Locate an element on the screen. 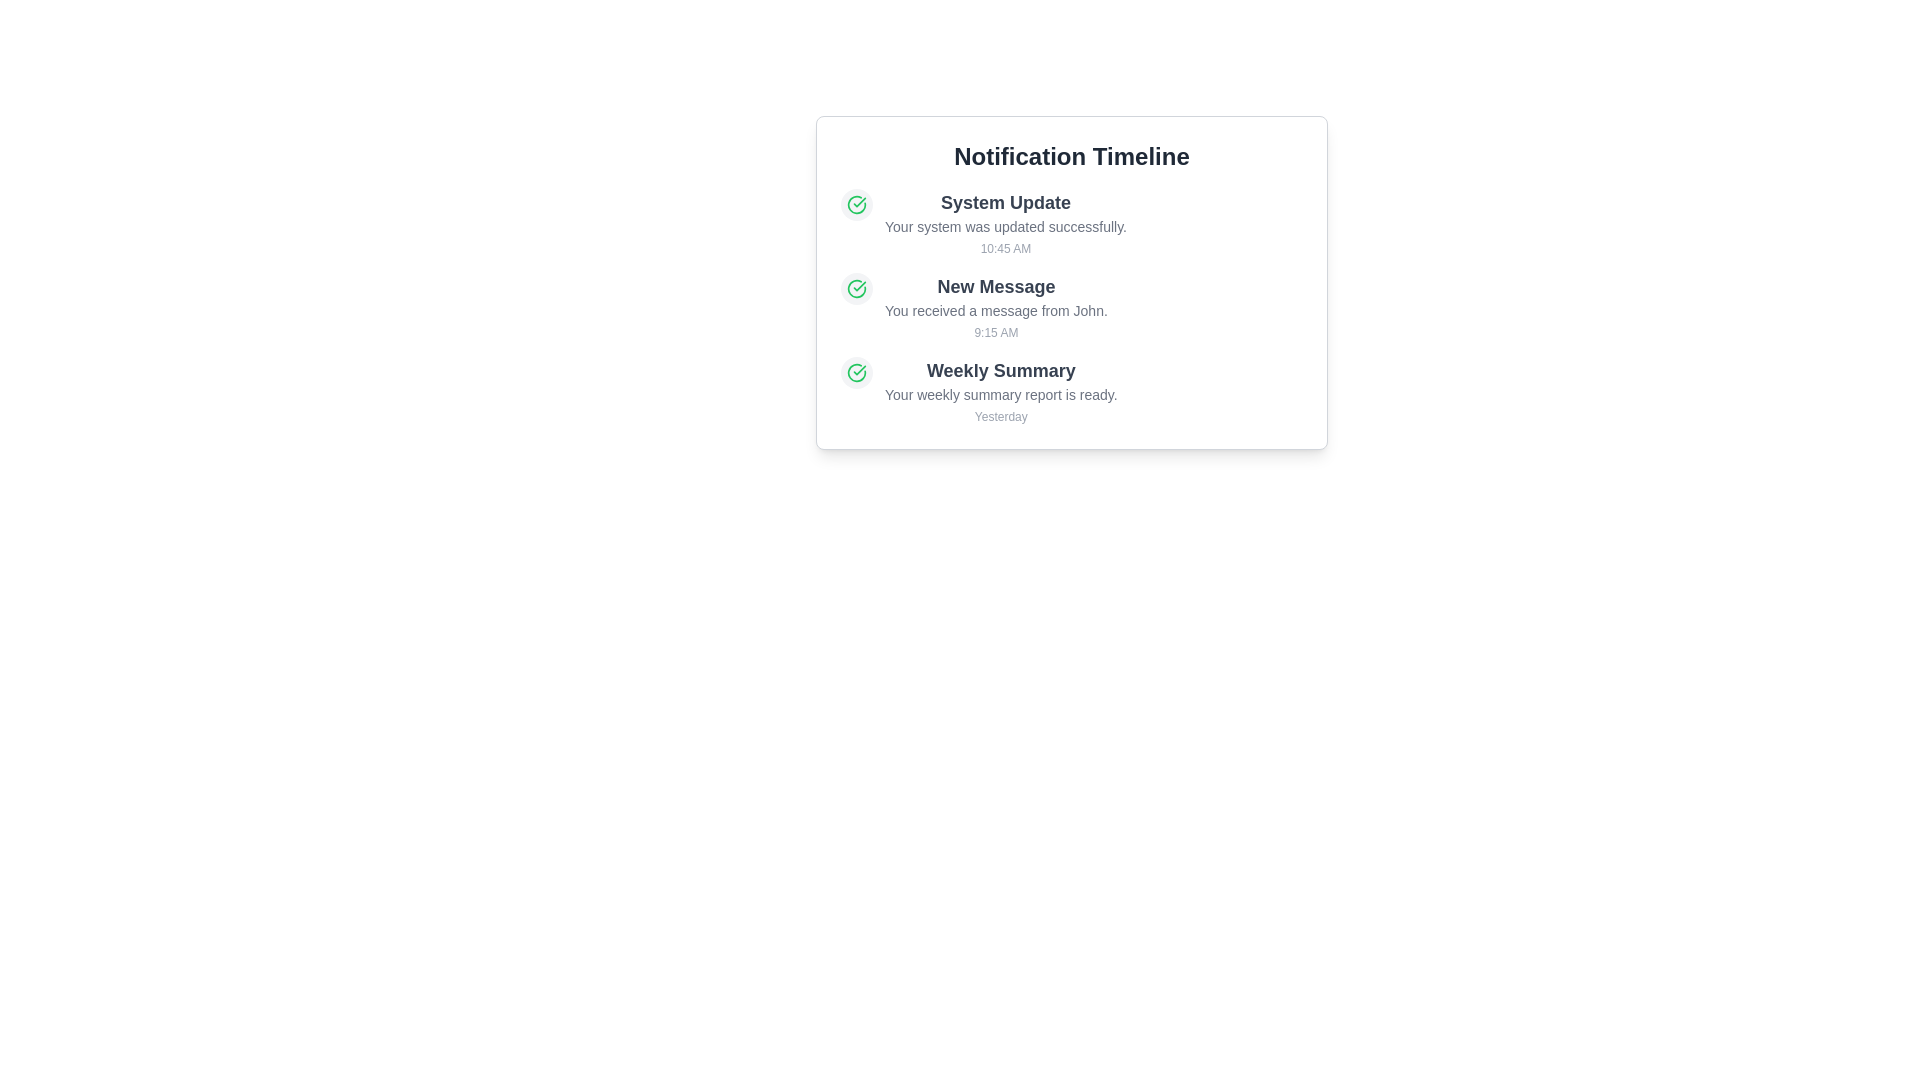 This screenshot has width=1920, height=1080. the Status indicator icon, which is a circular icon with a gray background and a green checkmark overlay, located at the top-left of the 'New Message' notification block is located at coordinates (857, 289).